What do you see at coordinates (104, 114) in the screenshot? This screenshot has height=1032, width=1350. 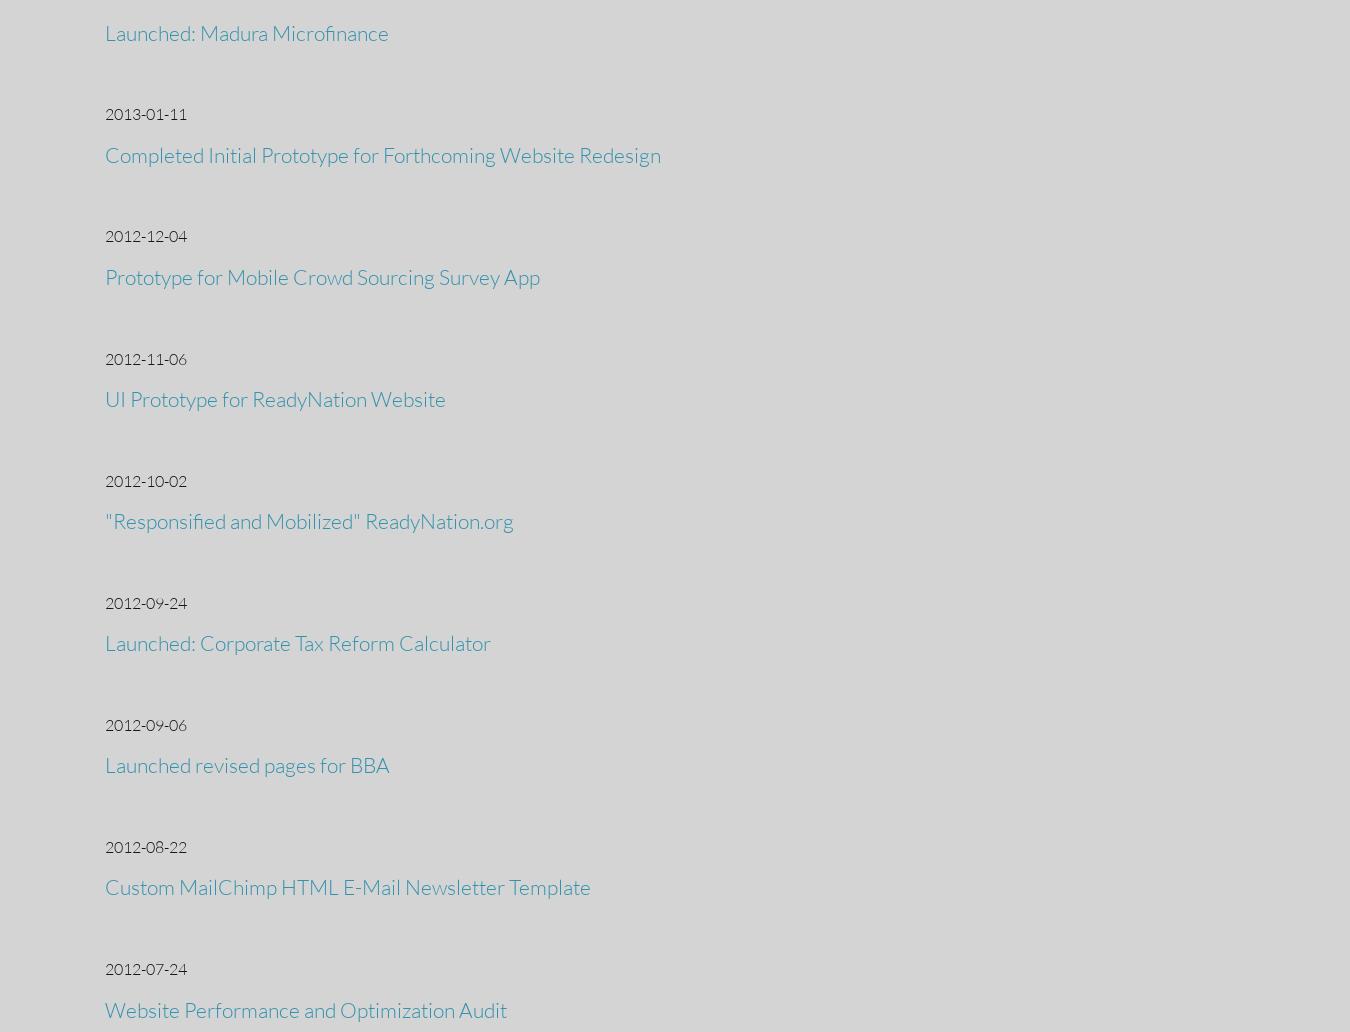 I see `'2013-01-11'` at bounding box center [104, 114].